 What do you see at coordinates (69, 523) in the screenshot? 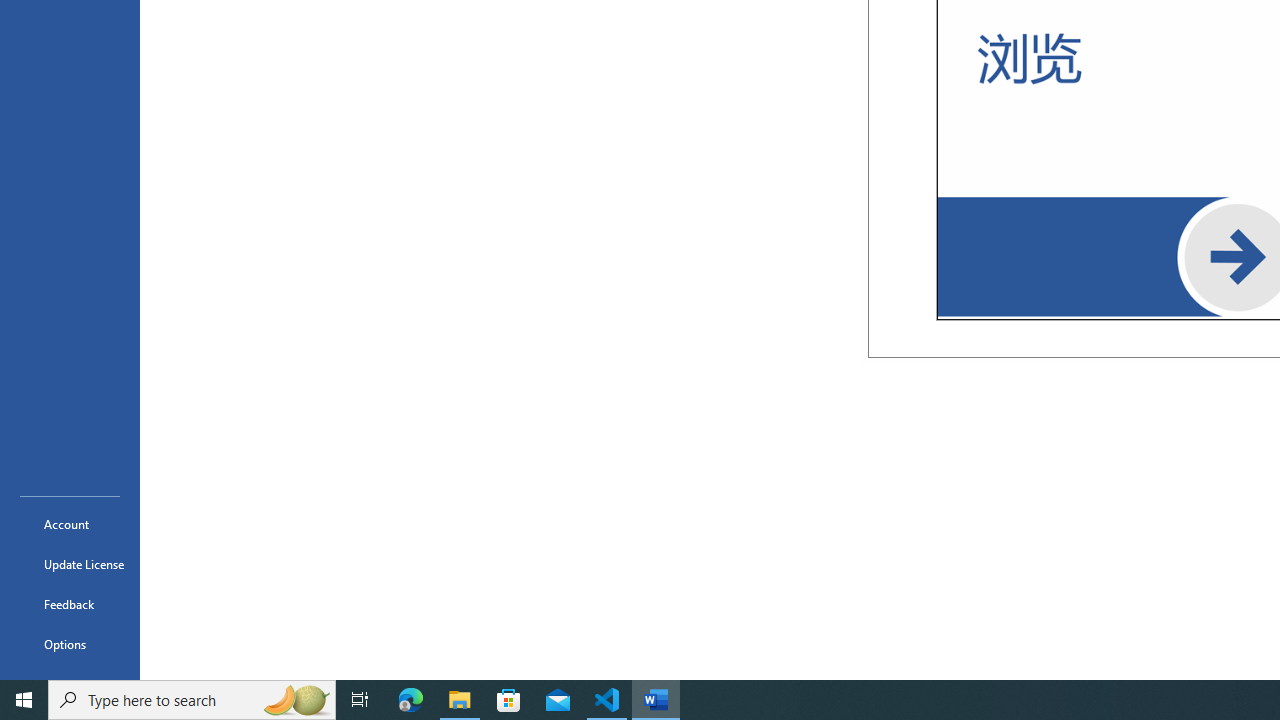
I see `'Account'` at bounding box center [69, 523].